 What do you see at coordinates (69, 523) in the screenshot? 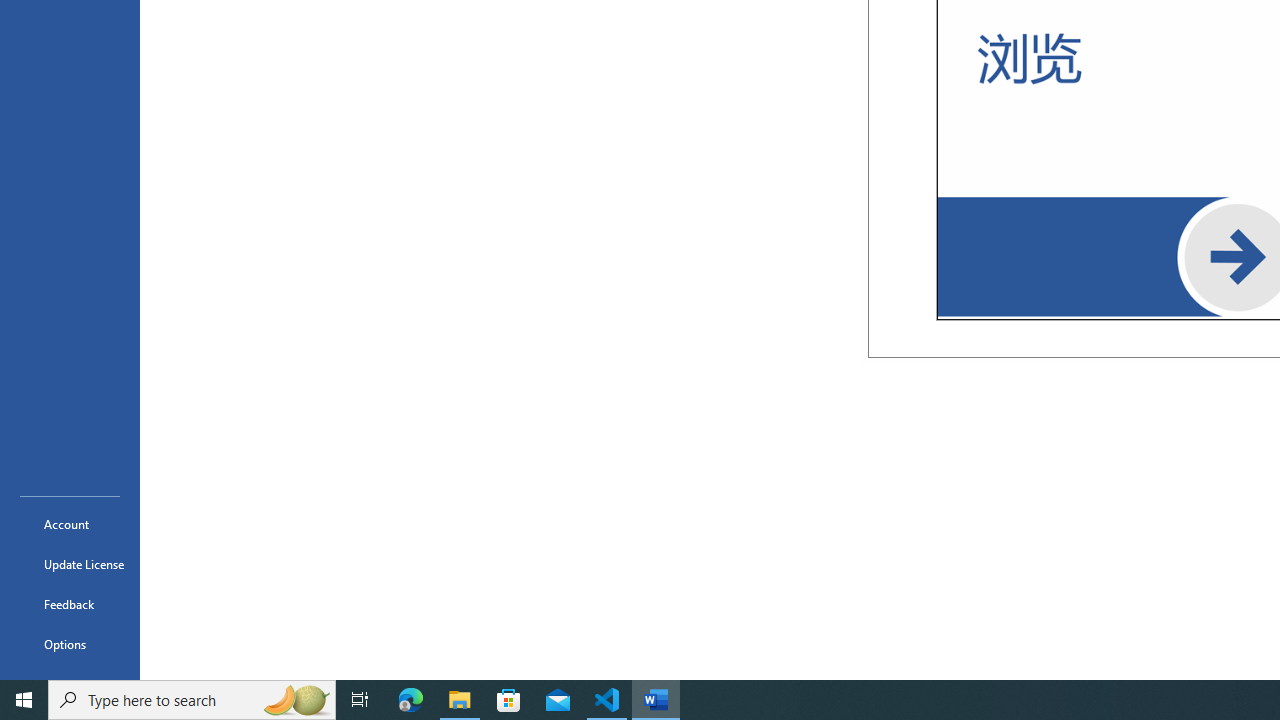
I see `'Account'` at bounding box center [69, 523].